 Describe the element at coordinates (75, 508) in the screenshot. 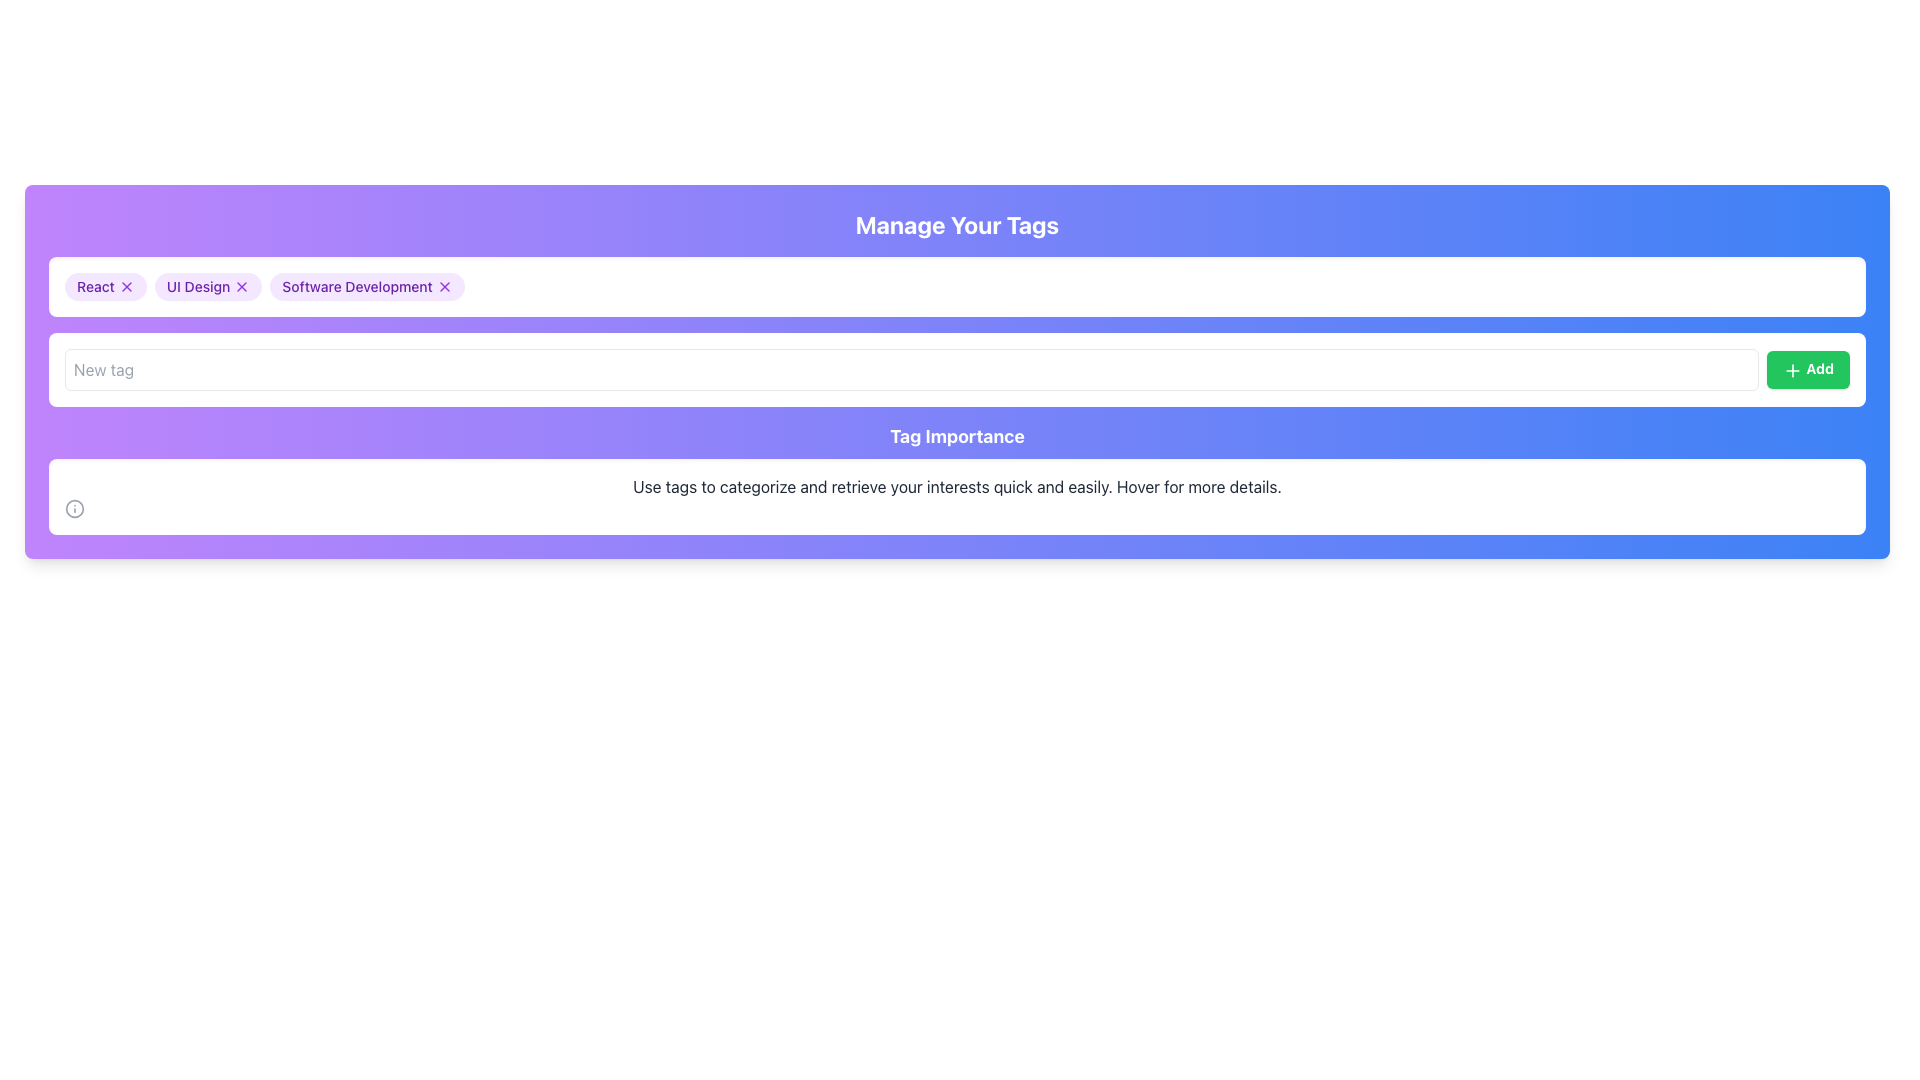

I see `the circular outline icon located to the left of the descriptive message text in the tag importance description section` at that location.